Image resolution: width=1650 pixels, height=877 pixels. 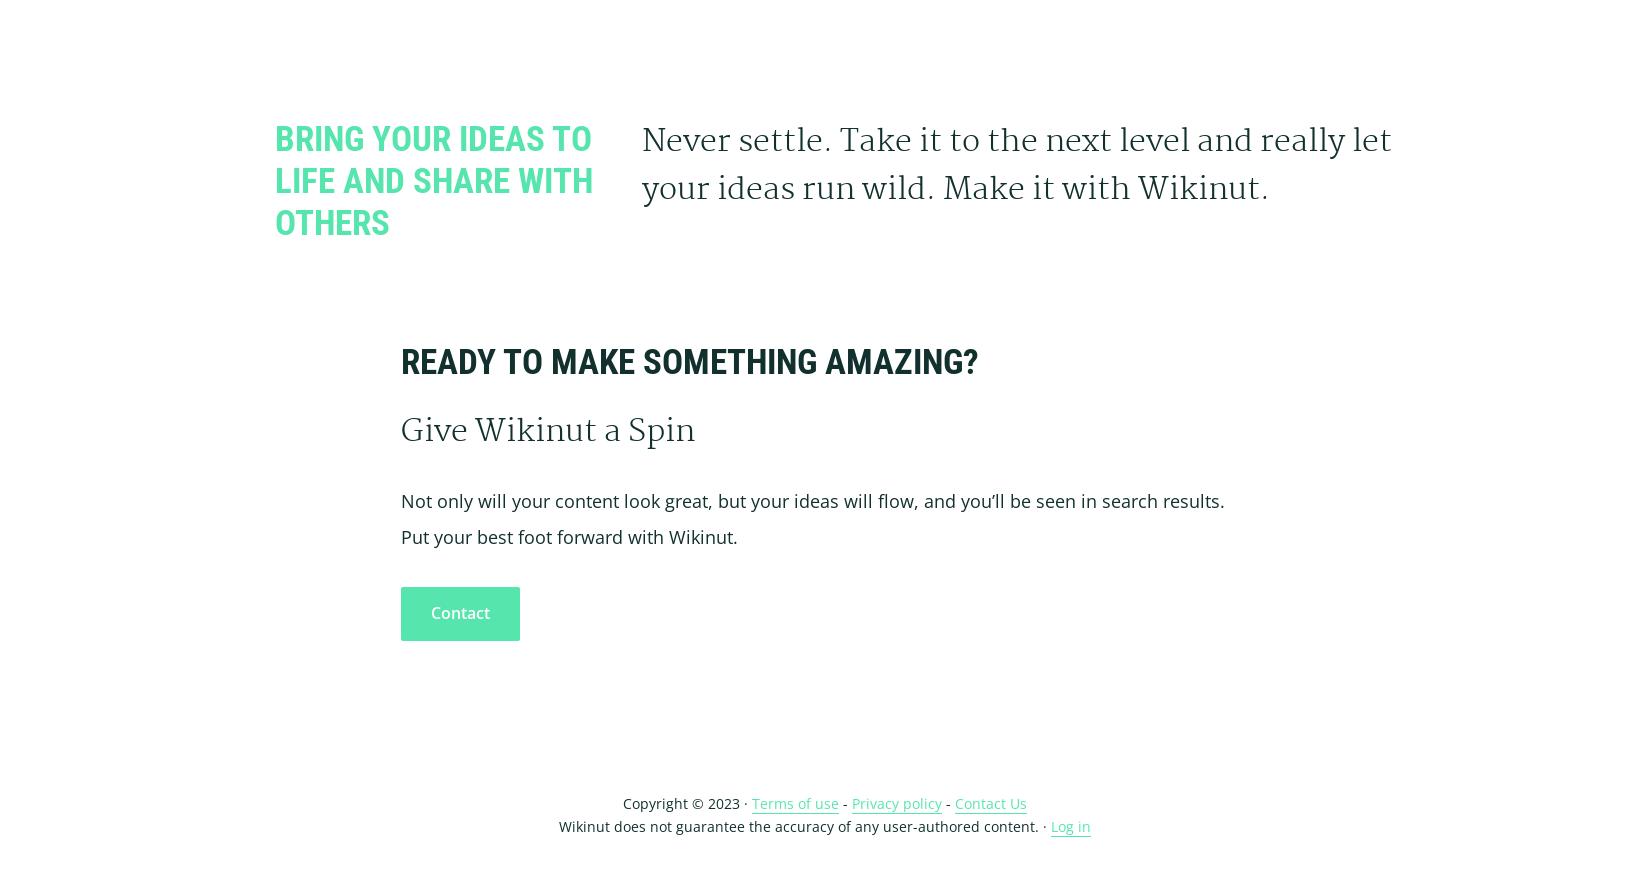 I want to click on 'Contact Us', so click(x=955, y=802).